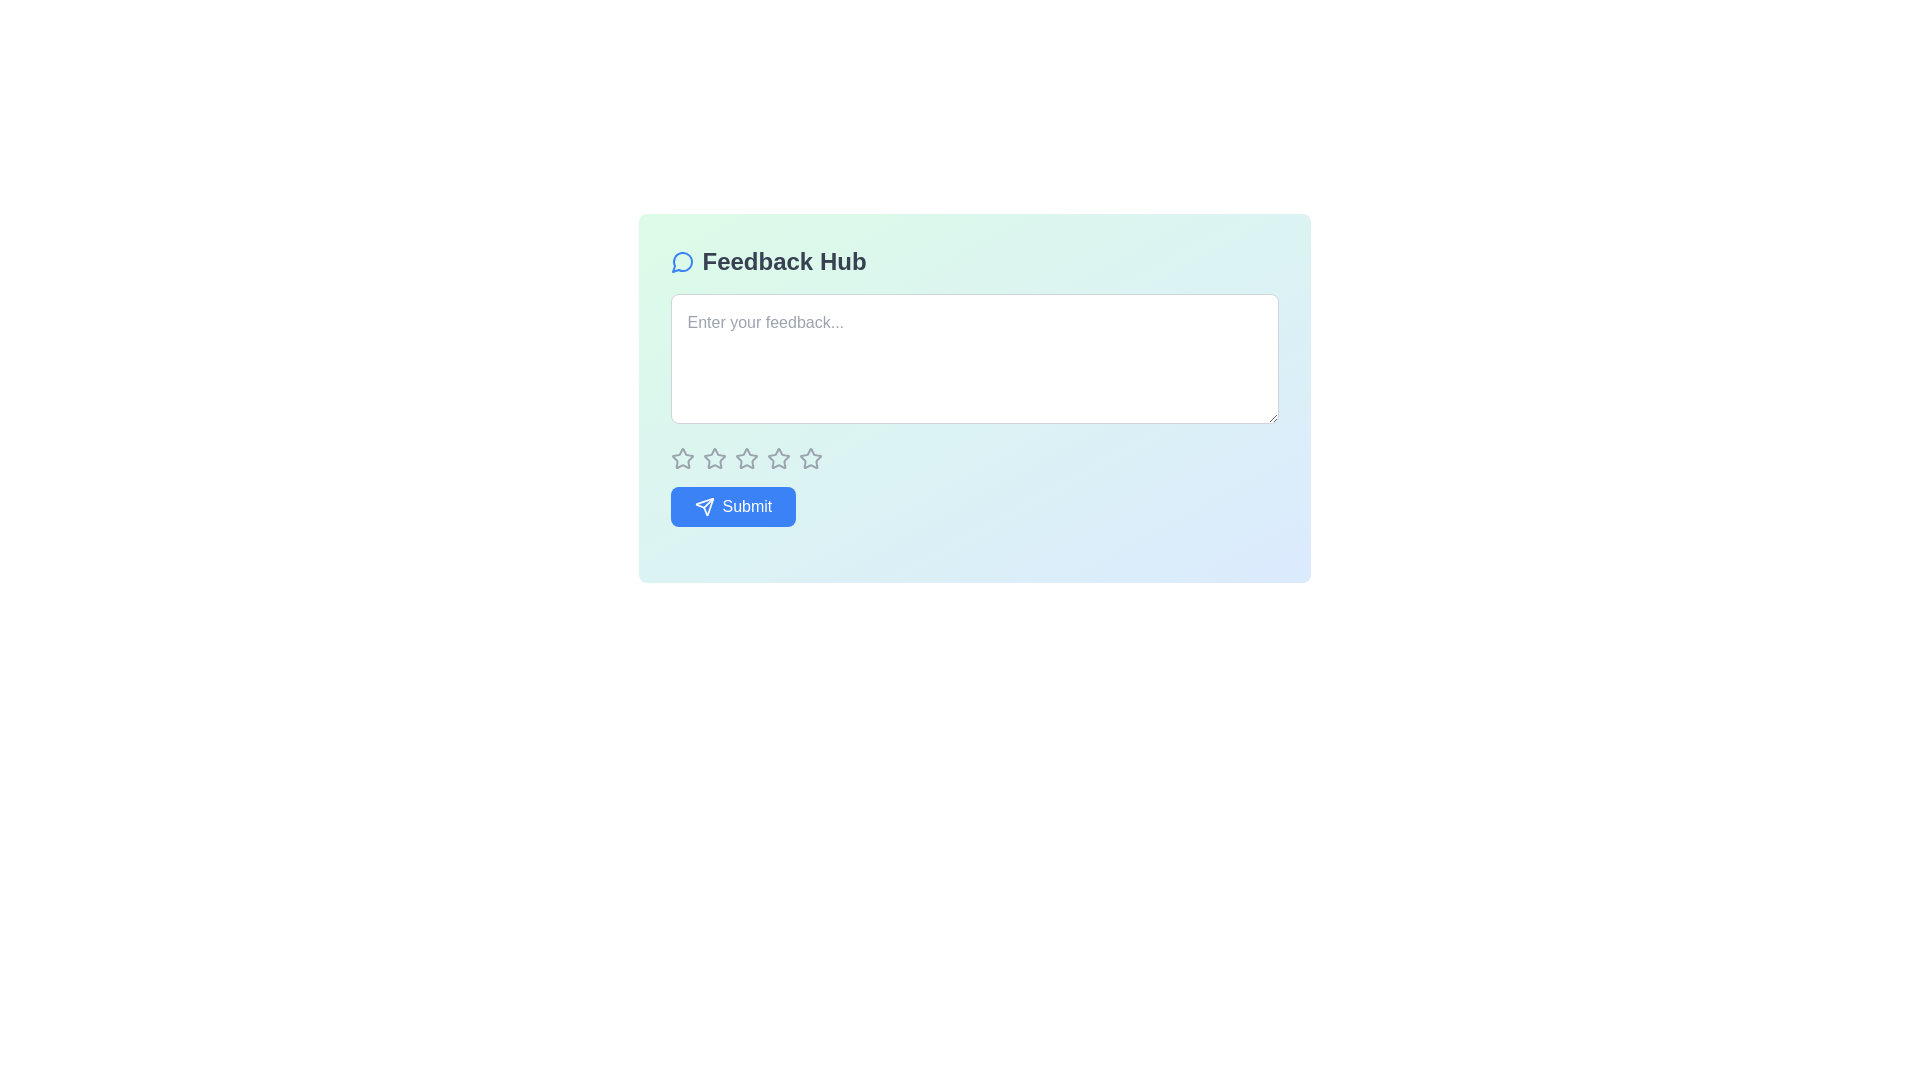 This screenshot has width=1920, height=1080. What do you see at coordinates (810, 459) in the screenshot?
I see `the fifth star-shaped icon in the horizontal row below the 'Feedback Hub' text input field` at bounding box center [810, 459].